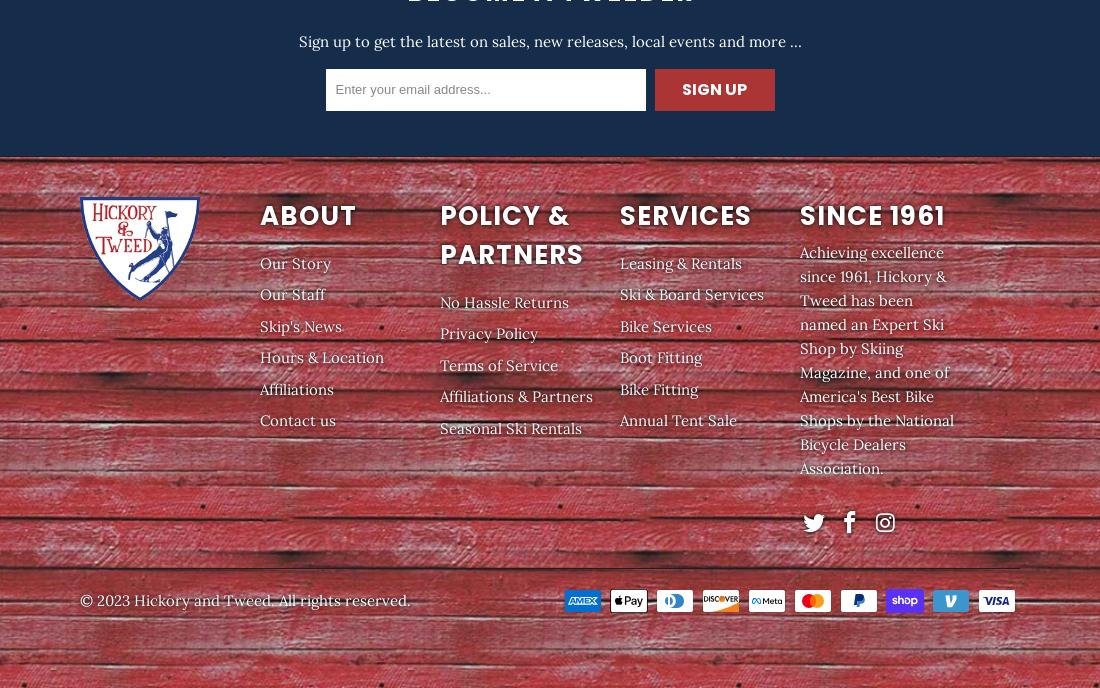 Image resolution: width=1100 pixels, height=688 pixels. I want to click on 'Boot Fitting', so click(618, 357).